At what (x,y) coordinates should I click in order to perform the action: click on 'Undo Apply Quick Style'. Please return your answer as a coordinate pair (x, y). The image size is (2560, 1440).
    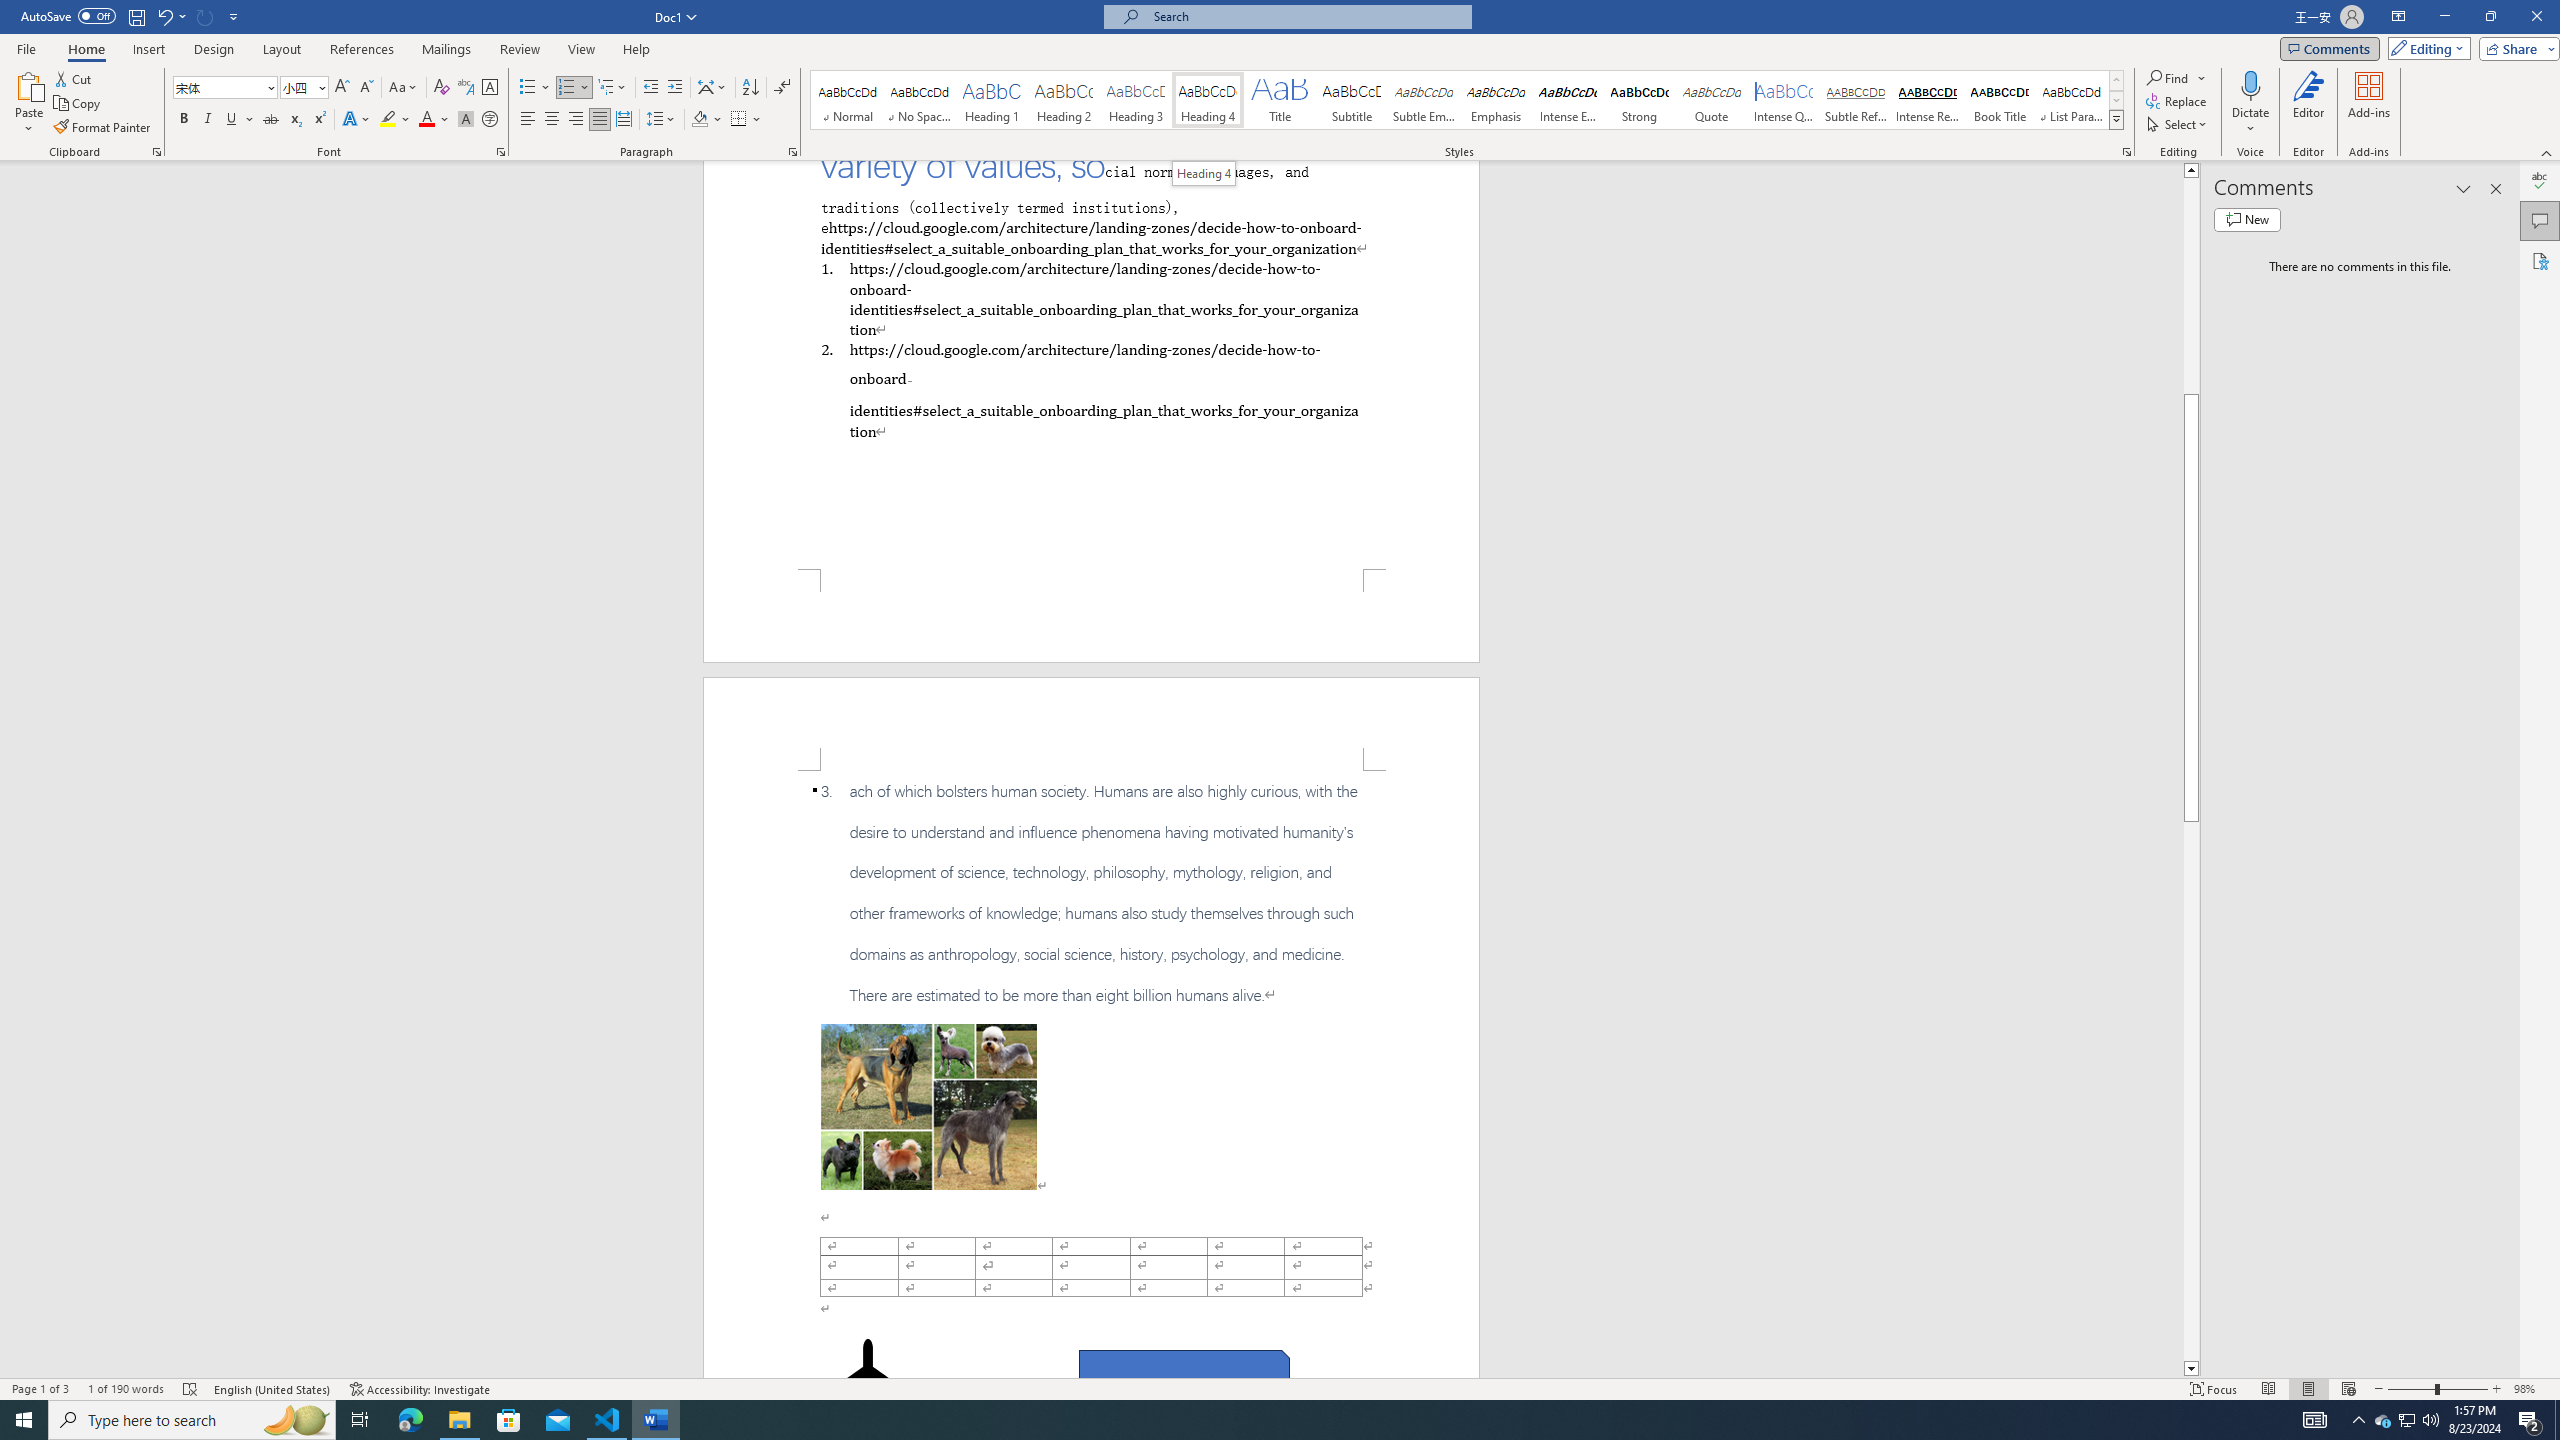
    Looking at the image, I should click on (170, 15).